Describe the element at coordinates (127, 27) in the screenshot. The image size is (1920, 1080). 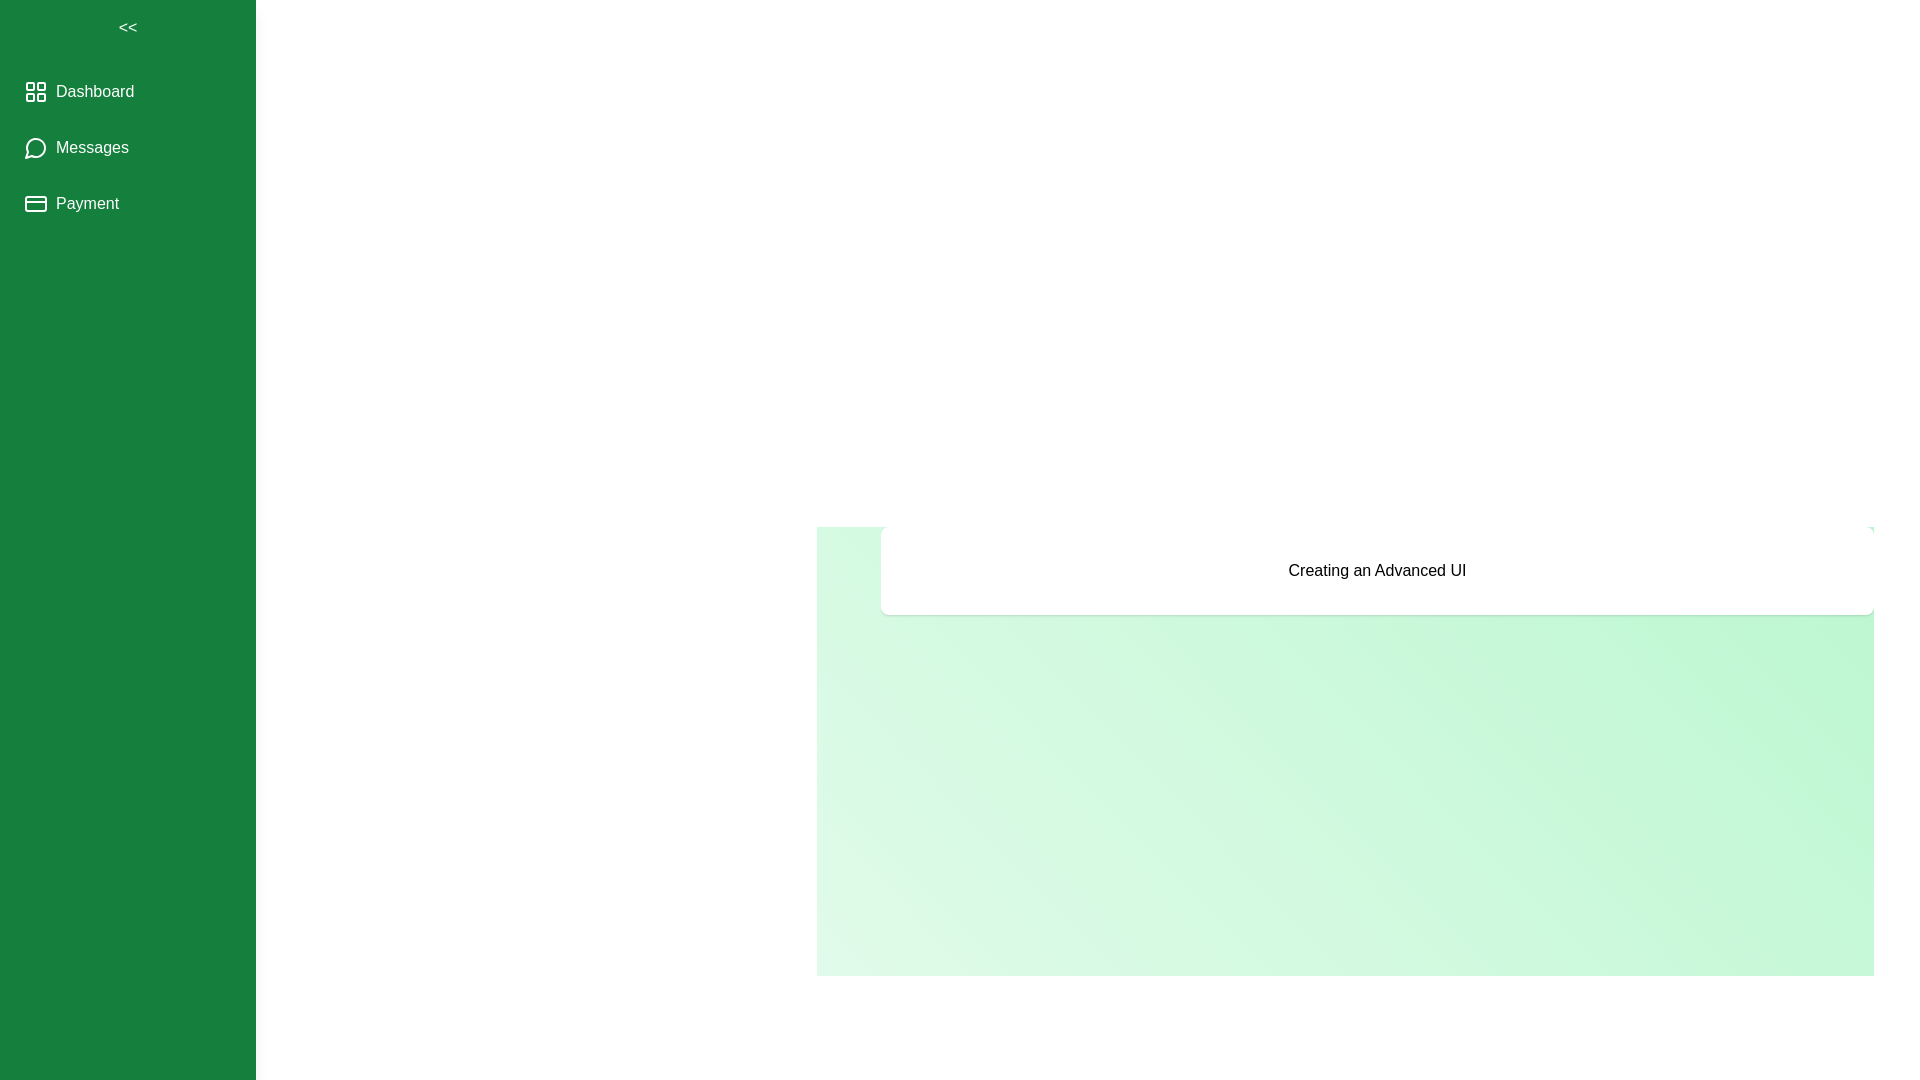
I see `the double-angle left-pointing button ('<<') styled in white on a green background, located at the top-left corner of the green sidebar` at that location.